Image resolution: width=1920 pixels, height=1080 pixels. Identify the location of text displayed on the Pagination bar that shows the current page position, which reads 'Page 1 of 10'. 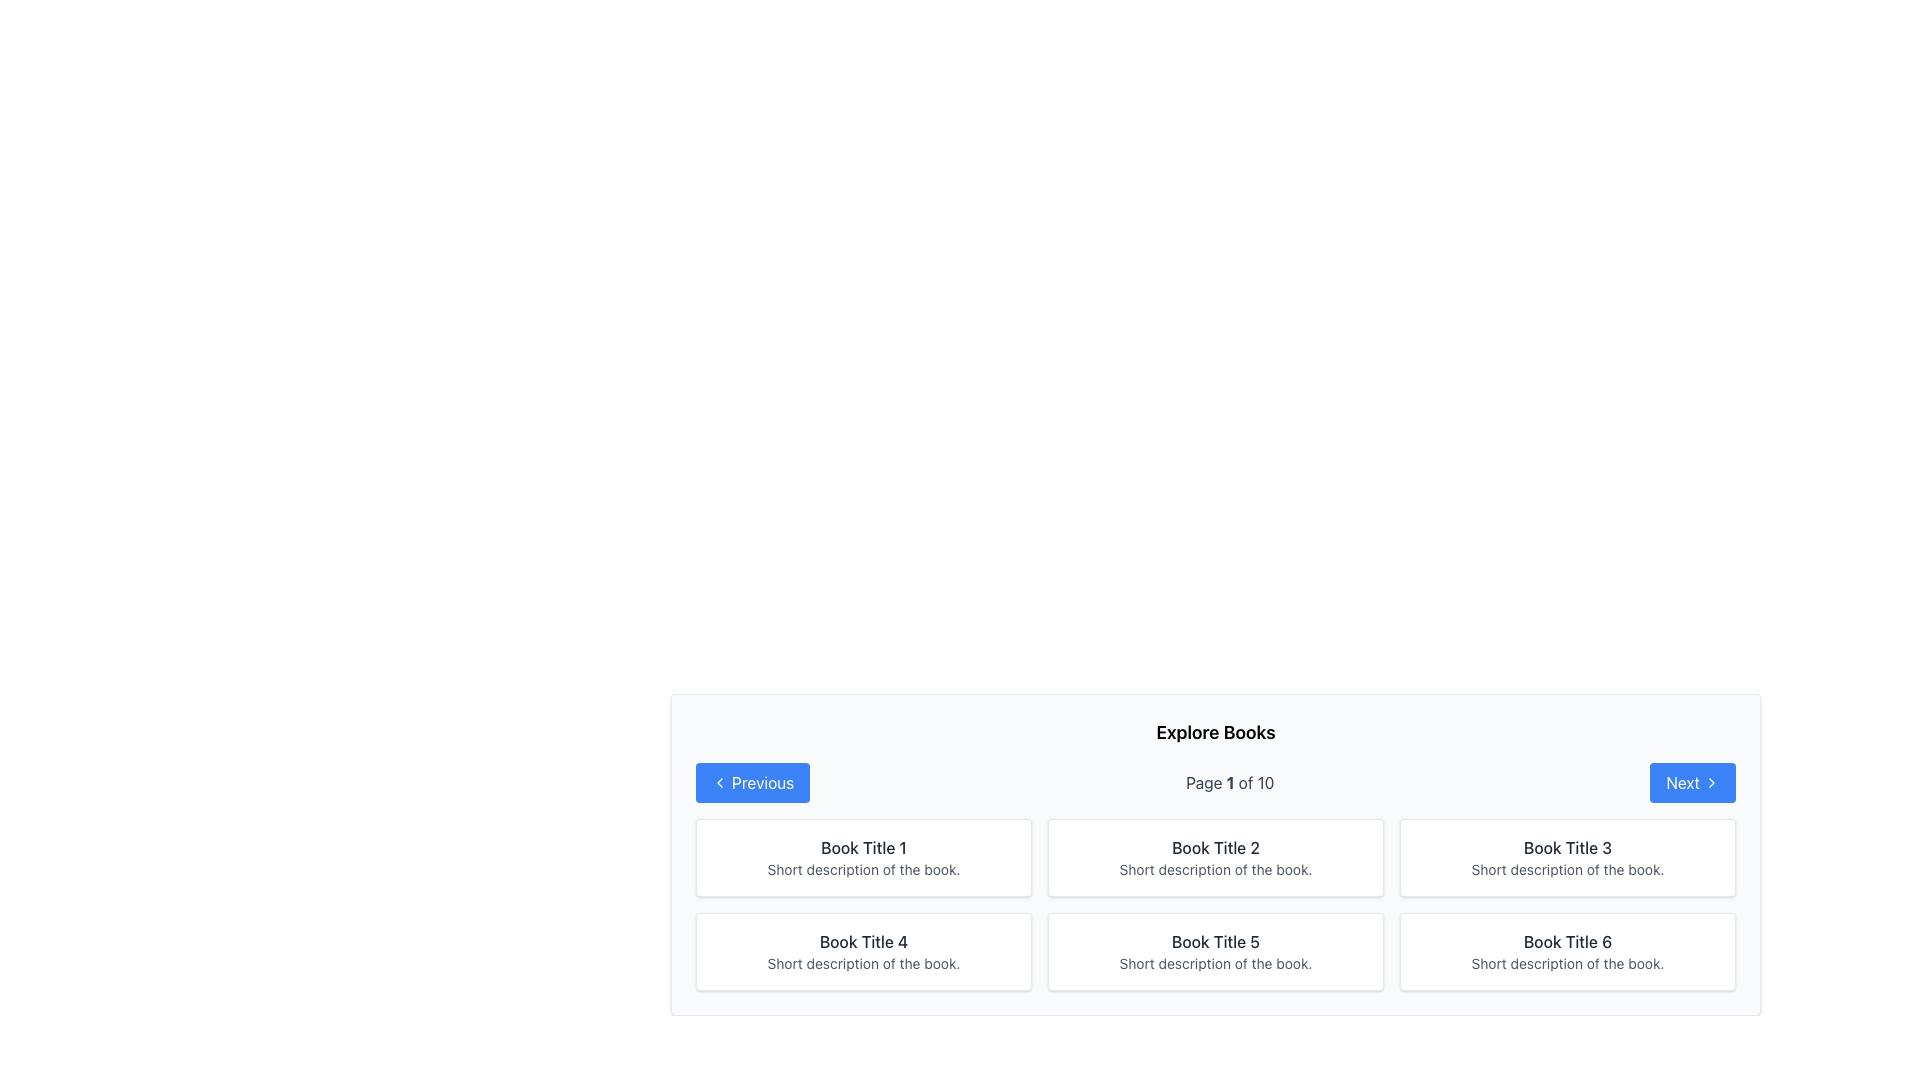
(1214, 782).